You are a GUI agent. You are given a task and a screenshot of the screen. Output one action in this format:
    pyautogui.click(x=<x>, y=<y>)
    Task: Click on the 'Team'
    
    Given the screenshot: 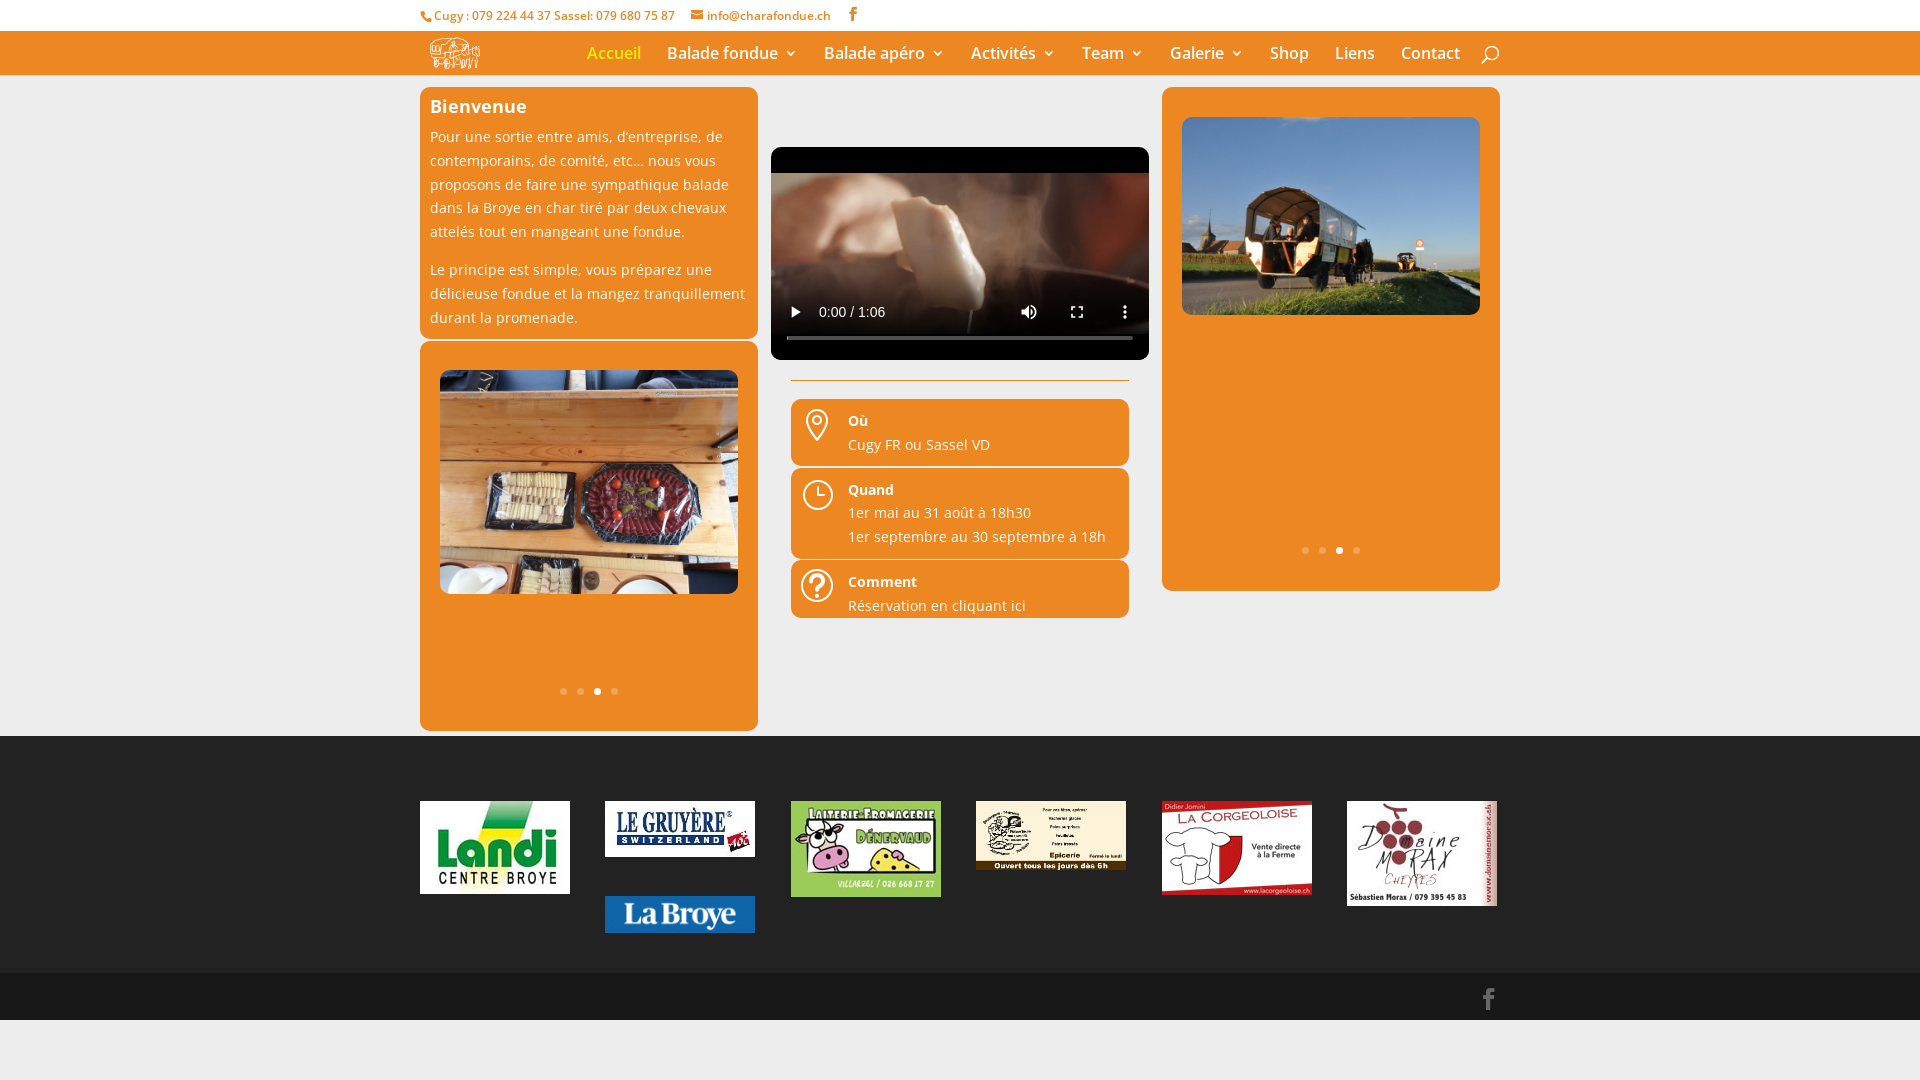 What is the action you would take?
    pyautogui.click(x=1112, y=59)
    